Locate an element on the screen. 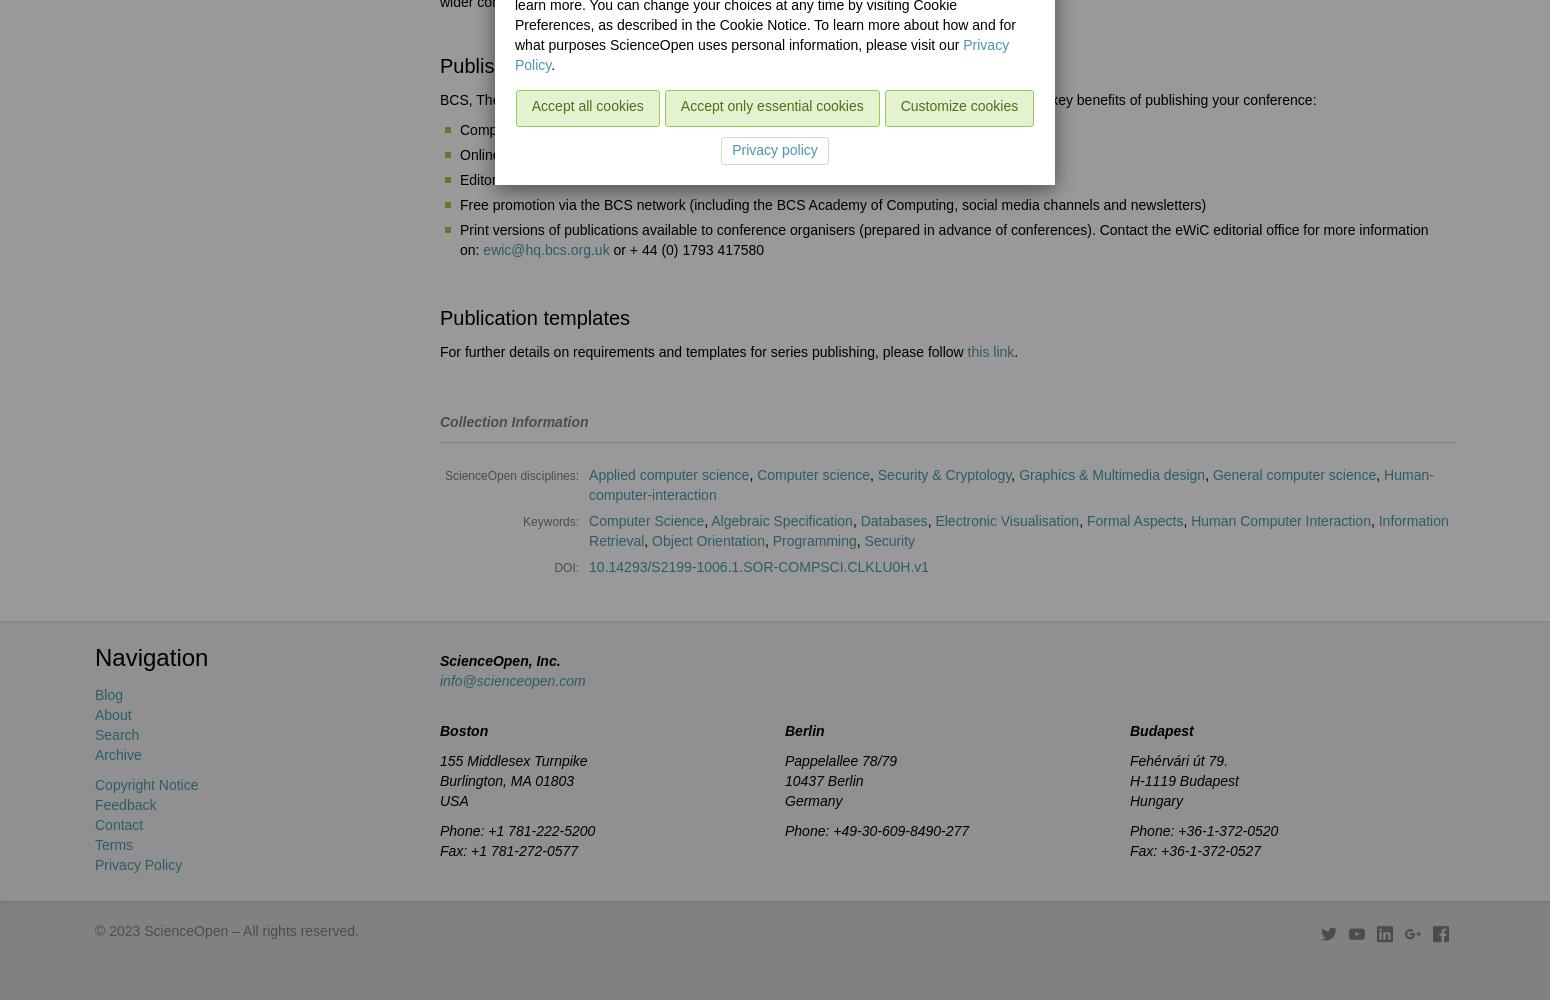  'Germany' is located at coordinates (784, 801).